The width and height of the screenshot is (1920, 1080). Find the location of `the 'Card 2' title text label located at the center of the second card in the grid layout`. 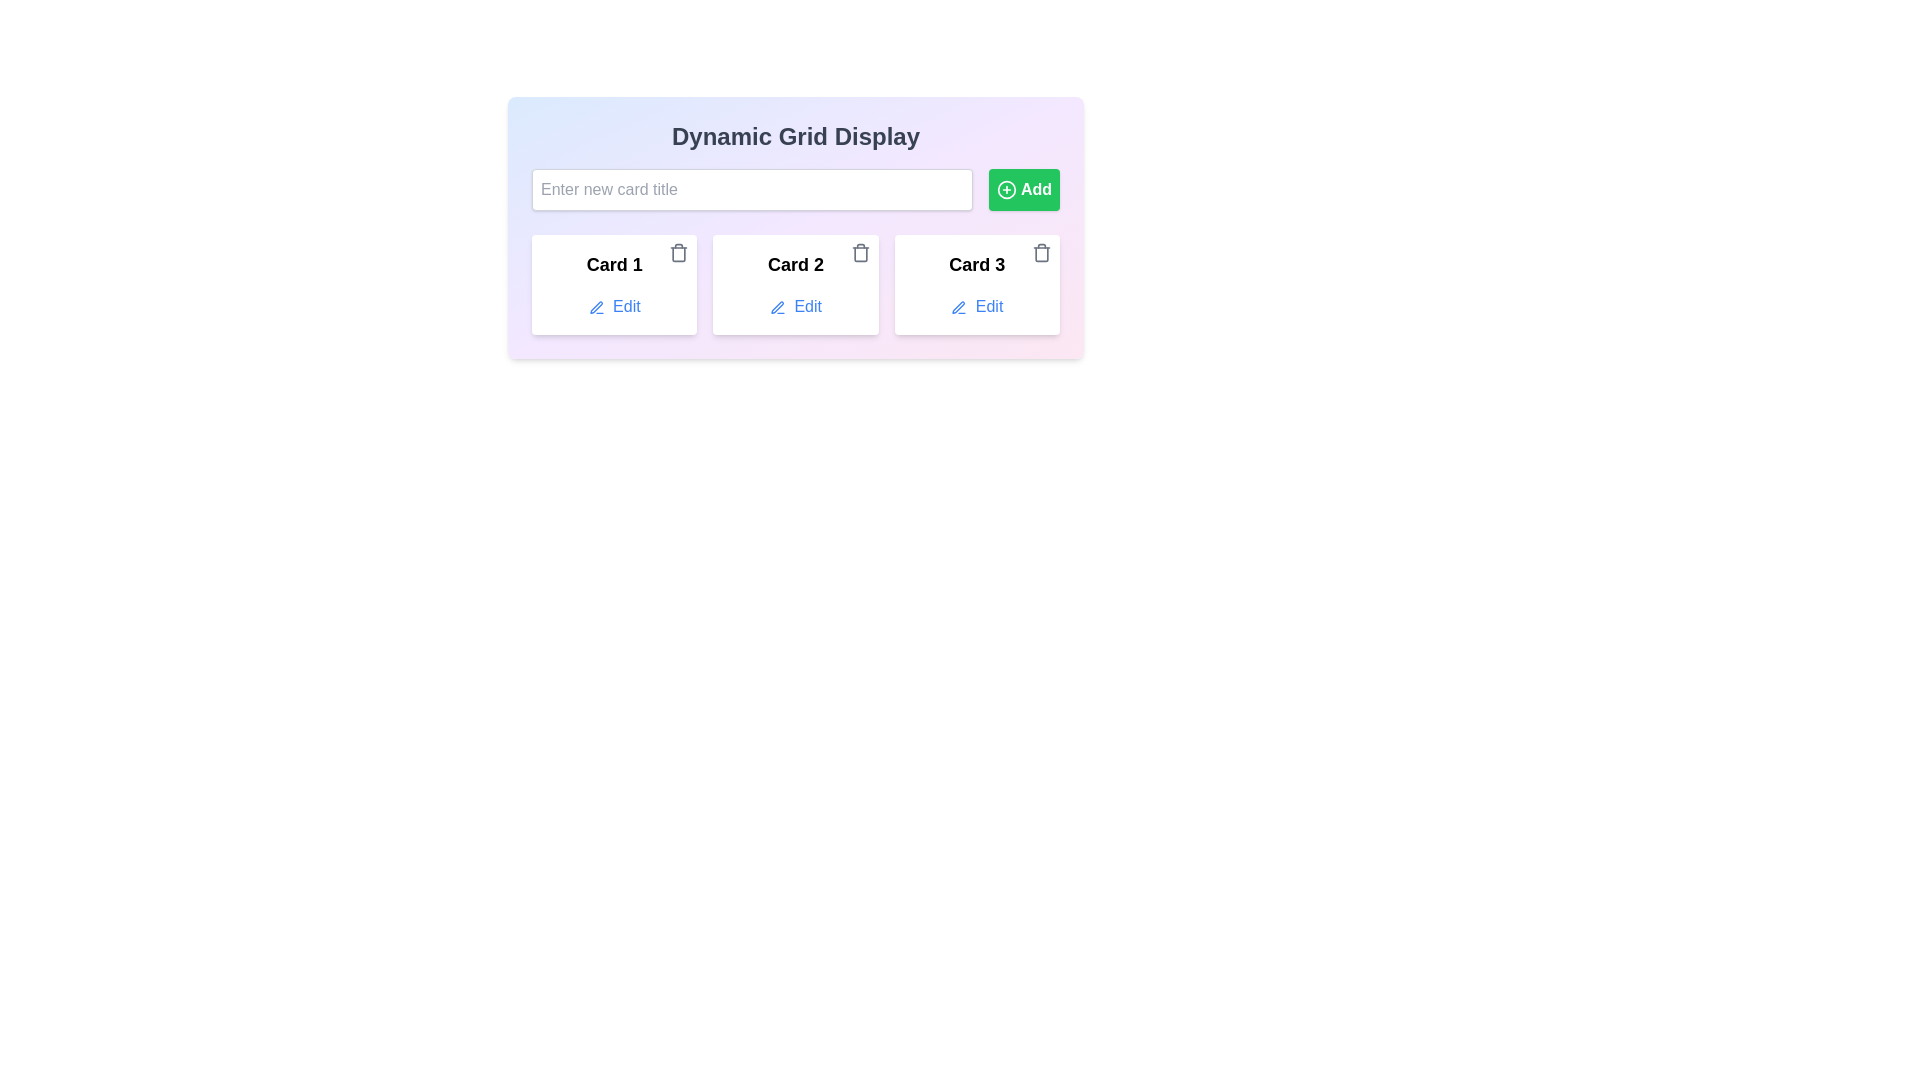

the 'Card 2' title text label located at the center of the second card in the grid layout is located at coordinates (795, 264).